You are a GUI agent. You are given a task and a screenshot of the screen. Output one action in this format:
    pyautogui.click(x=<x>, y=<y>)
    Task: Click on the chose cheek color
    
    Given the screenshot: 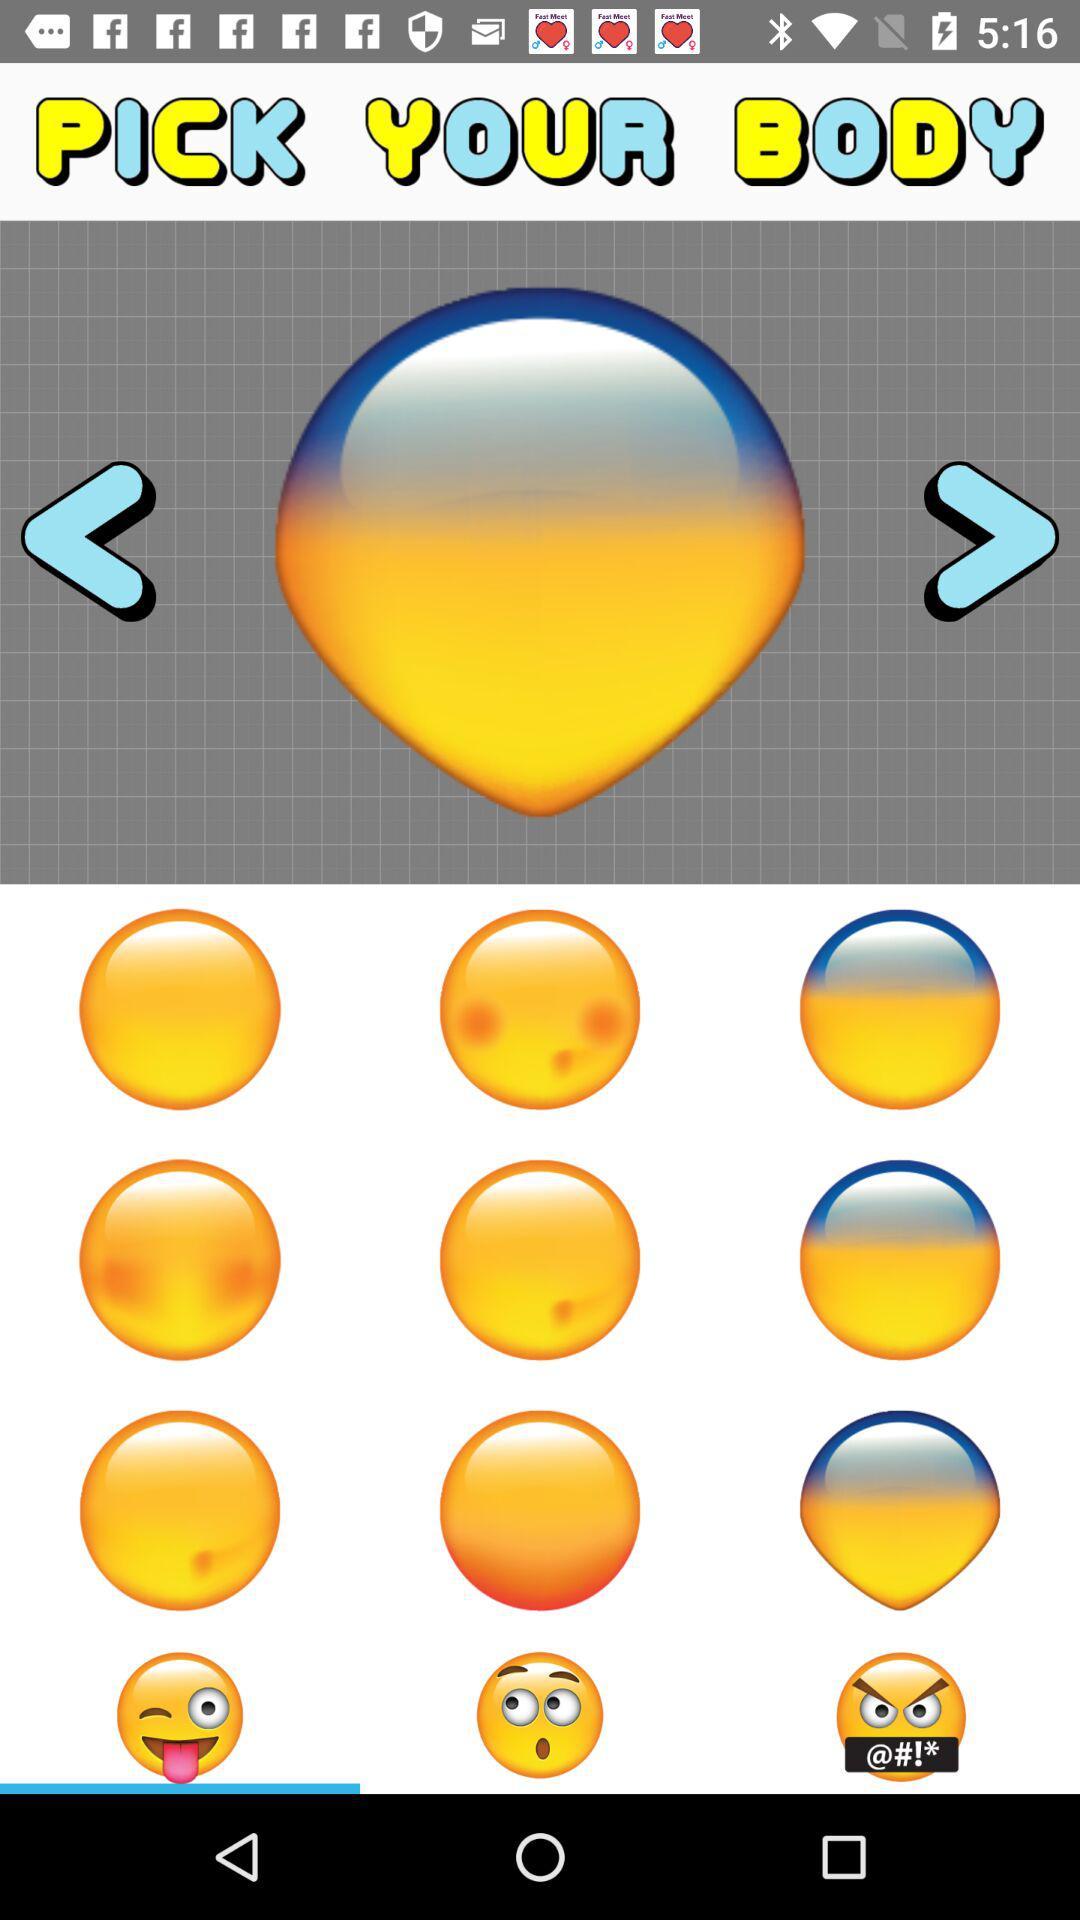 What is the action you would take?
    pyautogui.click(x=180, y=1258)
    